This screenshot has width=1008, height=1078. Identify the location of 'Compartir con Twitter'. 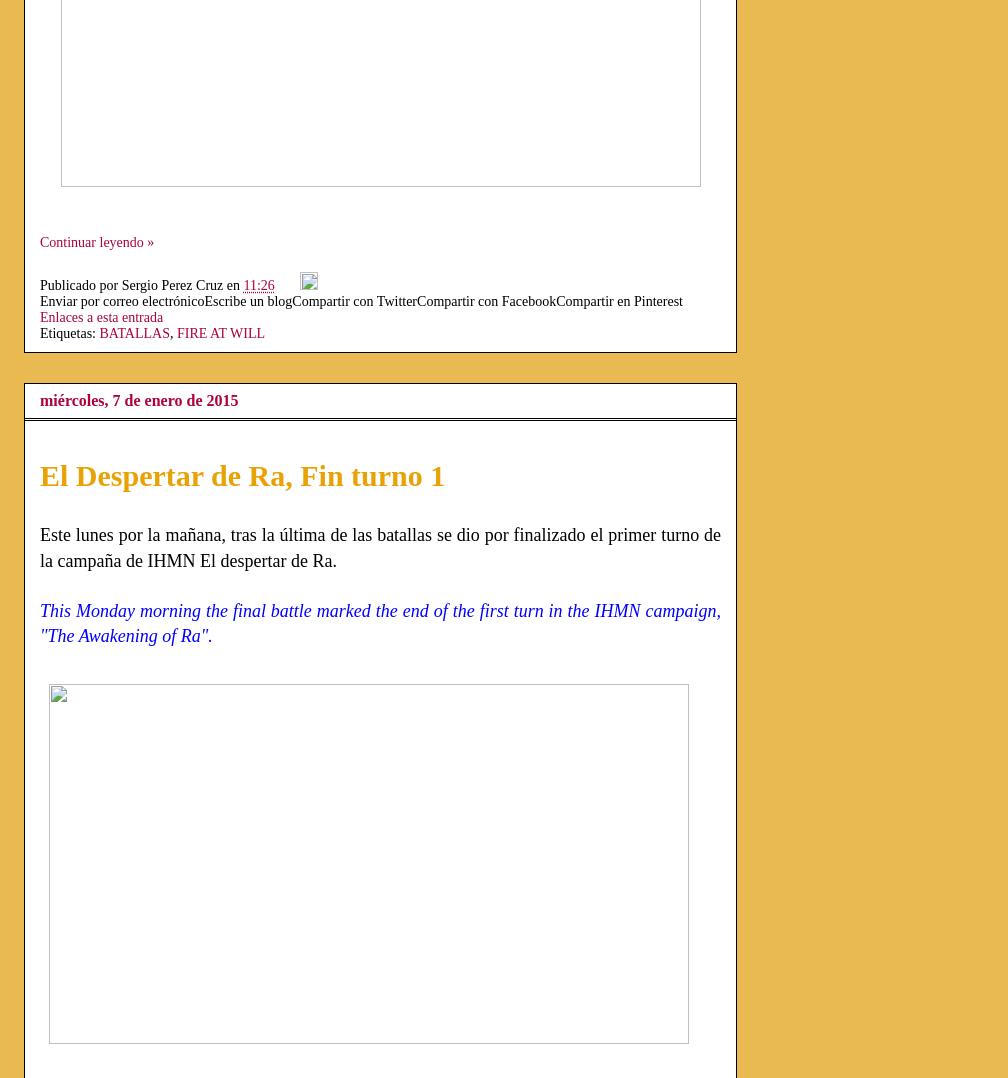
(354, 301).